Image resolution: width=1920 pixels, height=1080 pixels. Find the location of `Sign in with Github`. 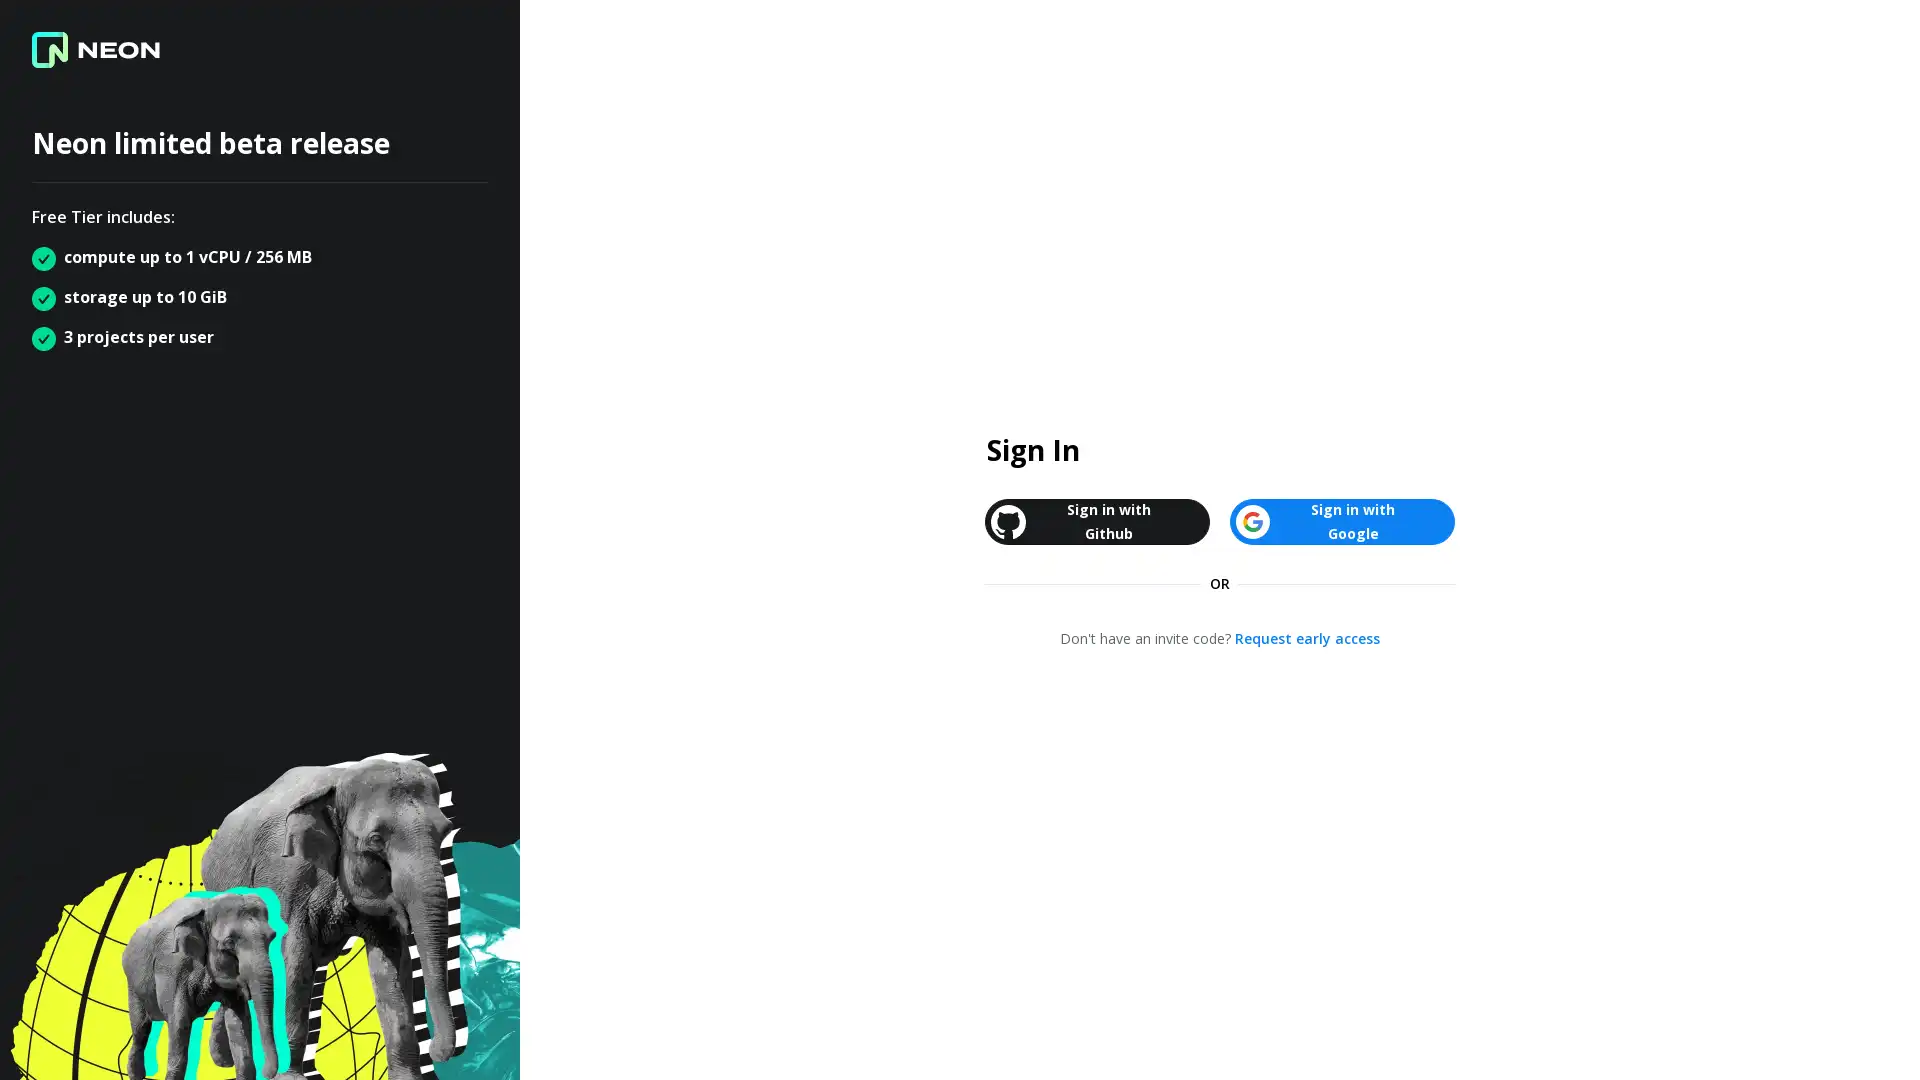

Sign in with Github is located at coordinates (1096, 520).